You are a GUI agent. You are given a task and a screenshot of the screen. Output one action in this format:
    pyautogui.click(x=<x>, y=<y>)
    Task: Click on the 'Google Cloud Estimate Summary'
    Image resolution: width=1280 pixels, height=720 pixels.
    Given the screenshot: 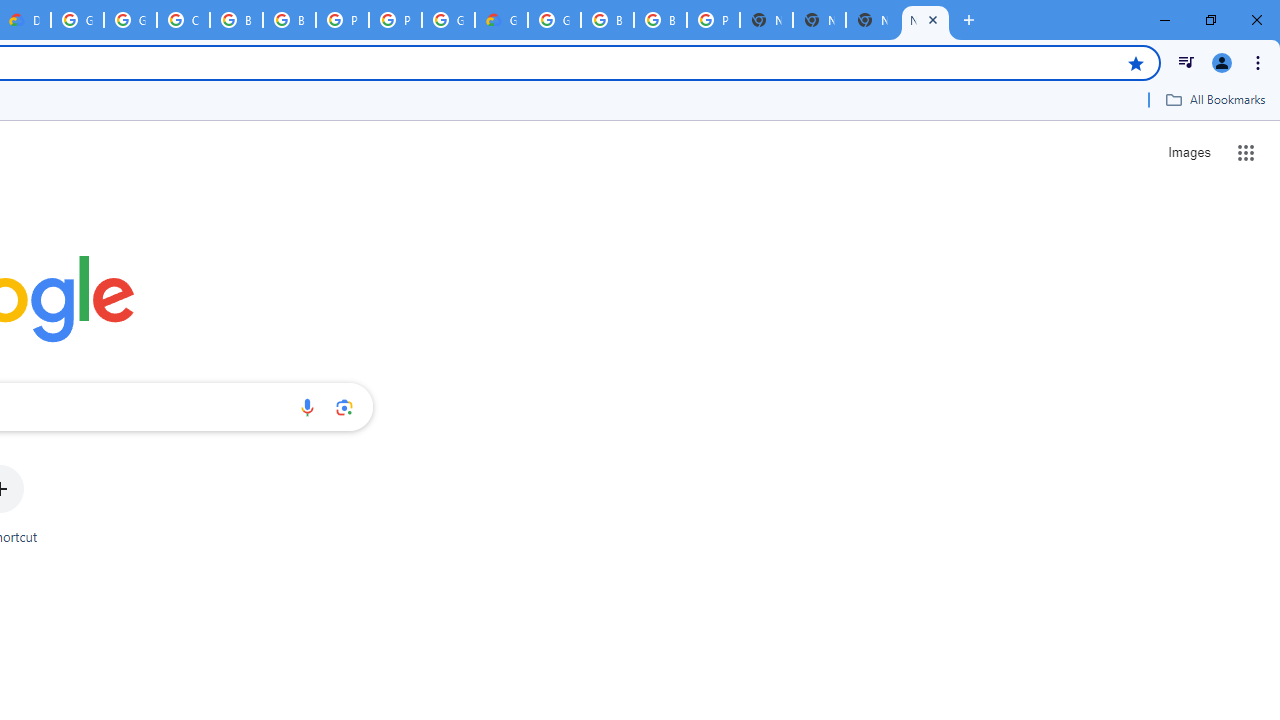 What is the action you would take?
    pyautogui.click(x=501, y=20)
    